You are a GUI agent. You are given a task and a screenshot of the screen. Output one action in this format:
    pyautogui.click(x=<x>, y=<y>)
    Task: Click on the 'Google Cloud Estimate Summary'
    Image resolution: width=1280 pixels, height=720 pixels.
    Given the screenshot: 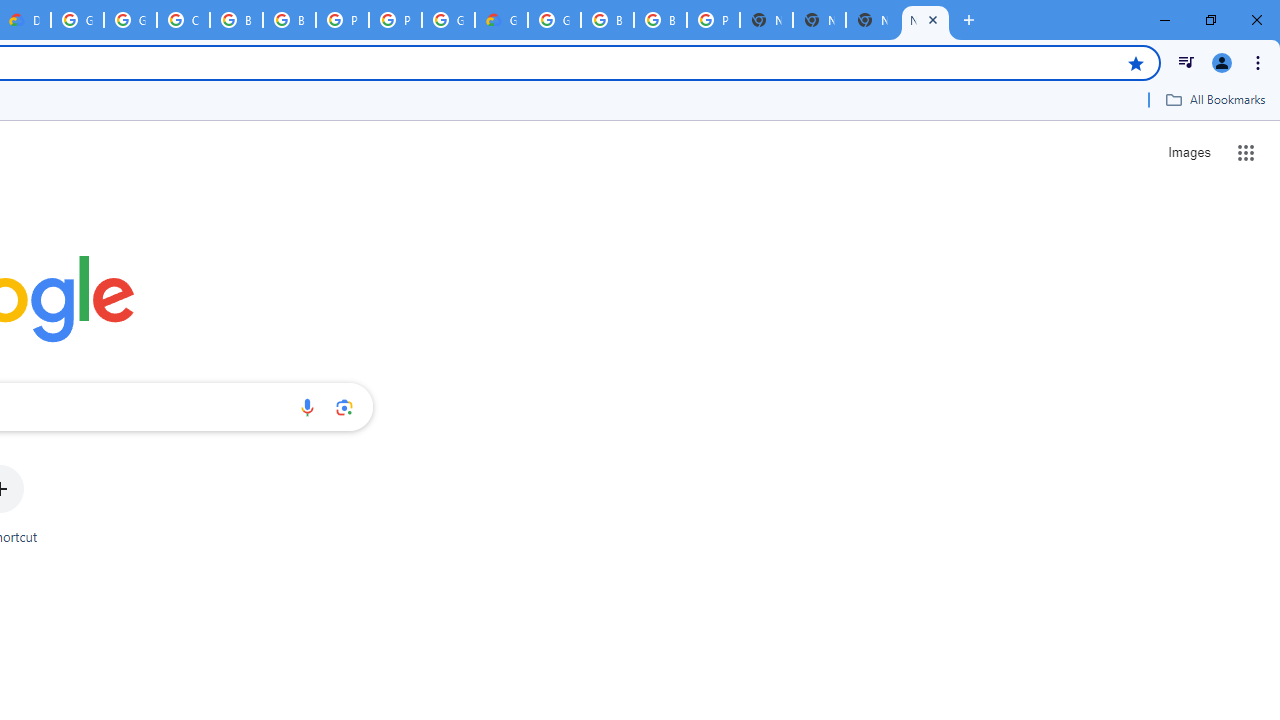 What is the action you would take?
    pyautogui.click(x=501, y=20)
    